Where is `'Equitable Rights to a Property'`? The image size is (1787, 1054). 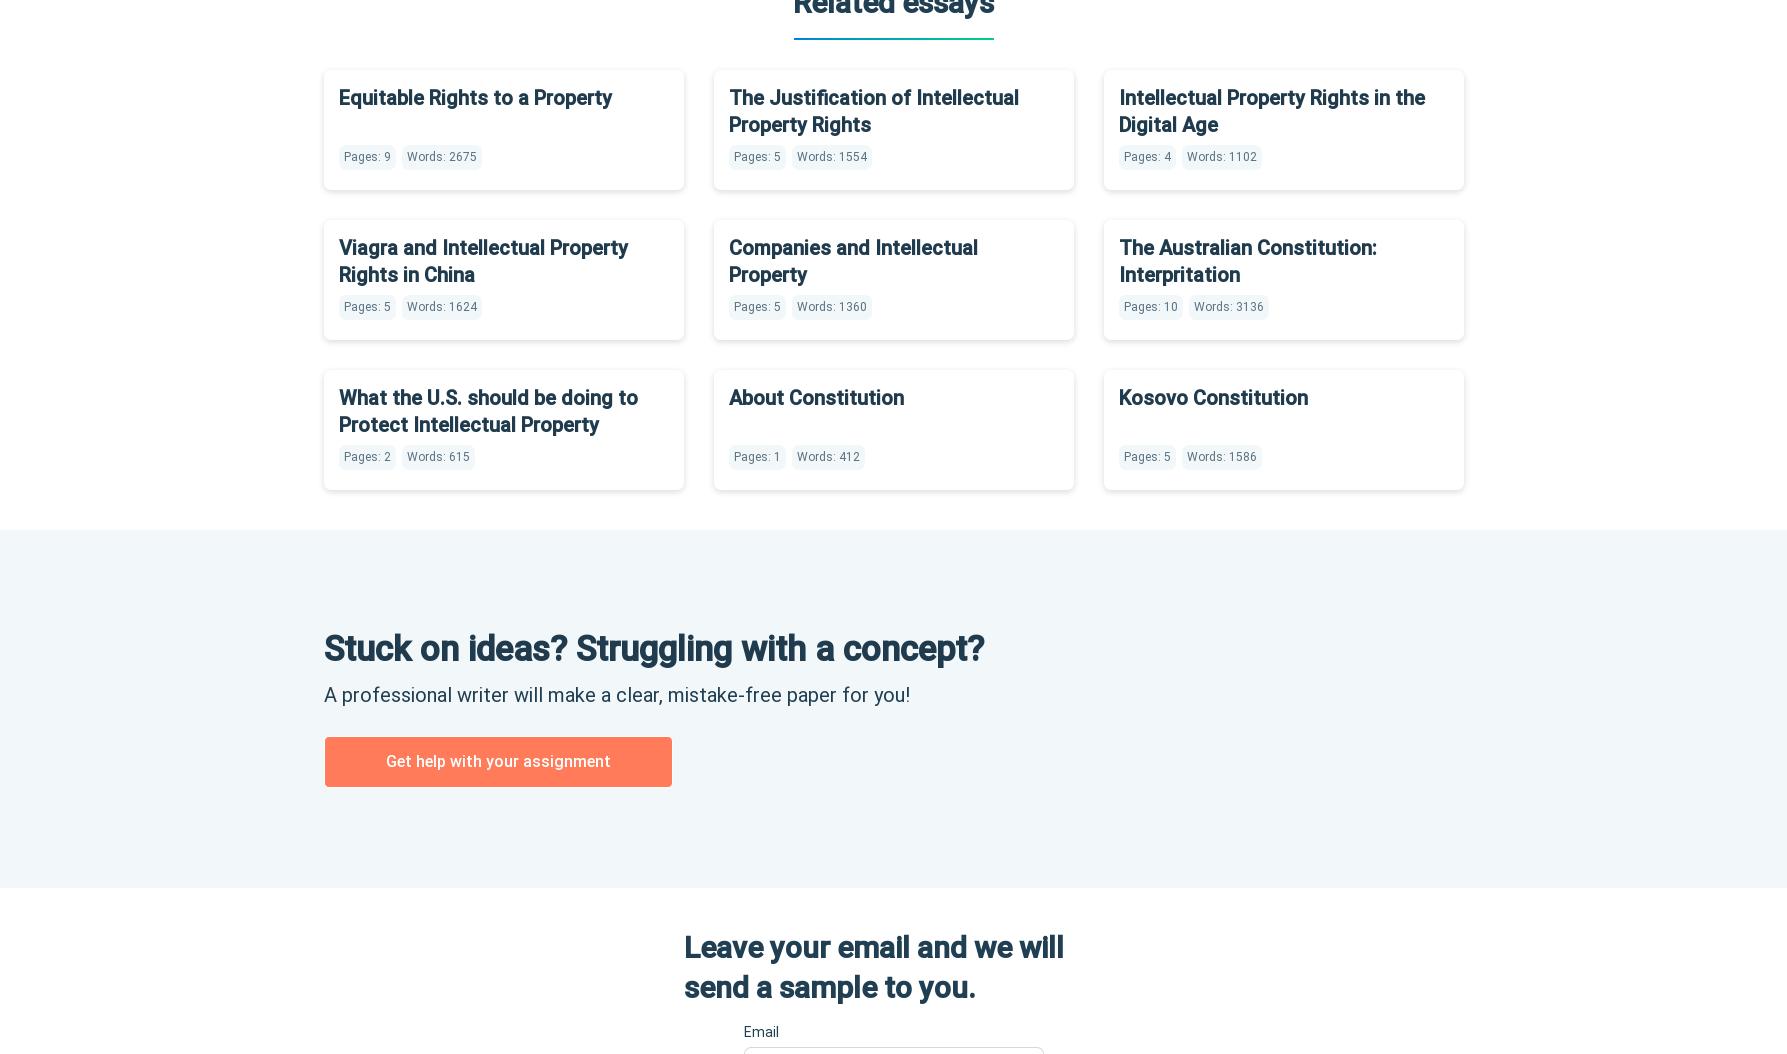
'Equitable Rights to a Property' is located at coordinates (474, 95).